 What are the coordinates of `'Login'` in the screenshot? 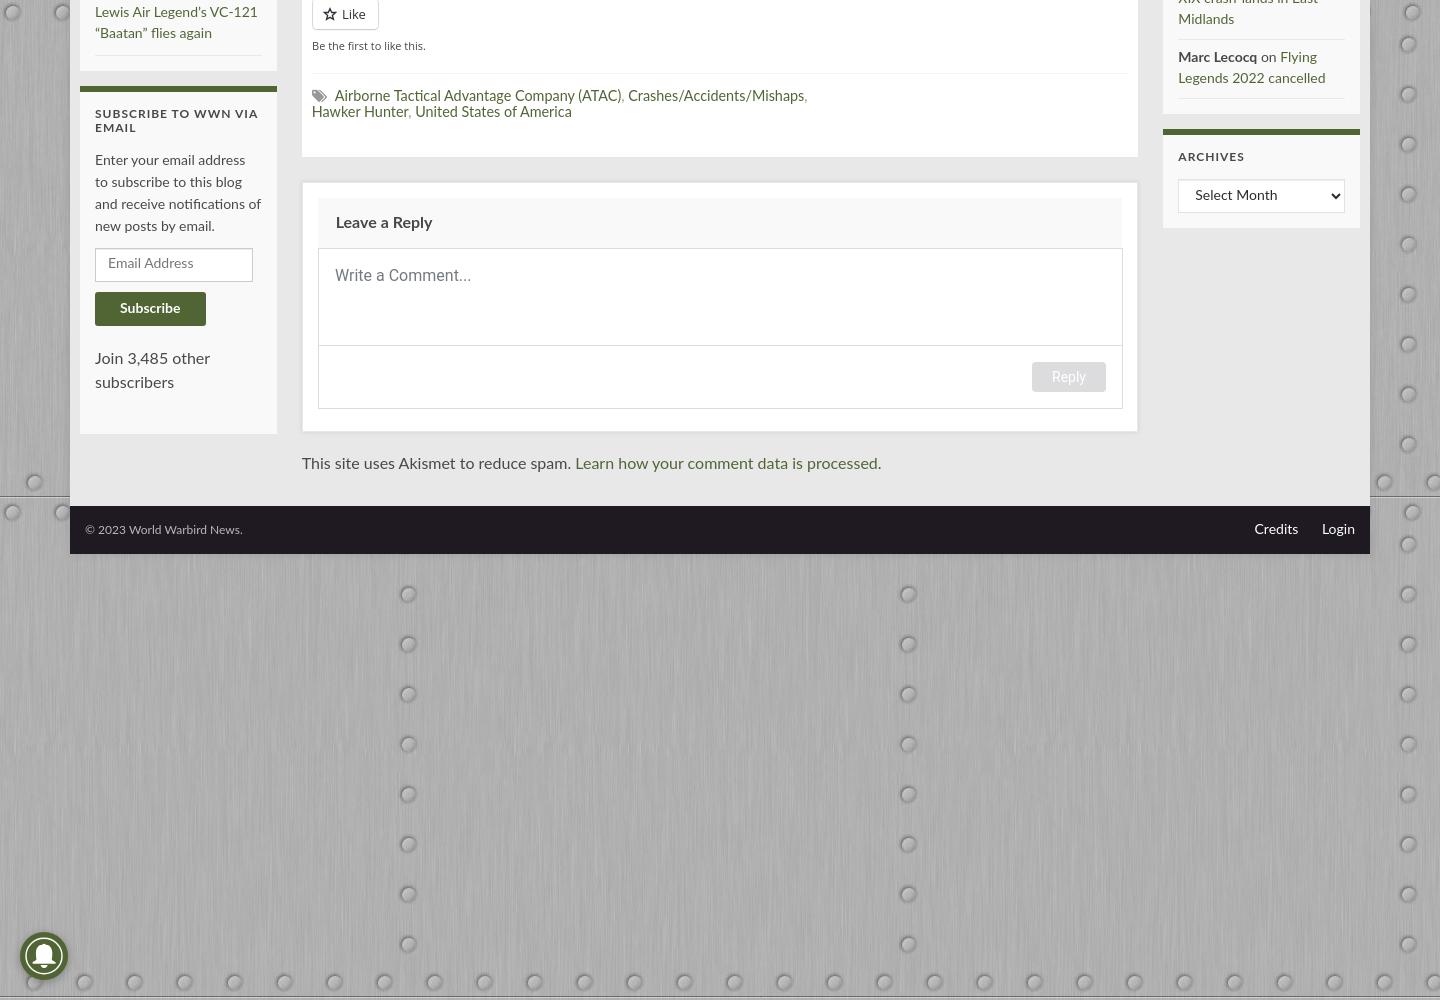 It's located at (1337, 529).